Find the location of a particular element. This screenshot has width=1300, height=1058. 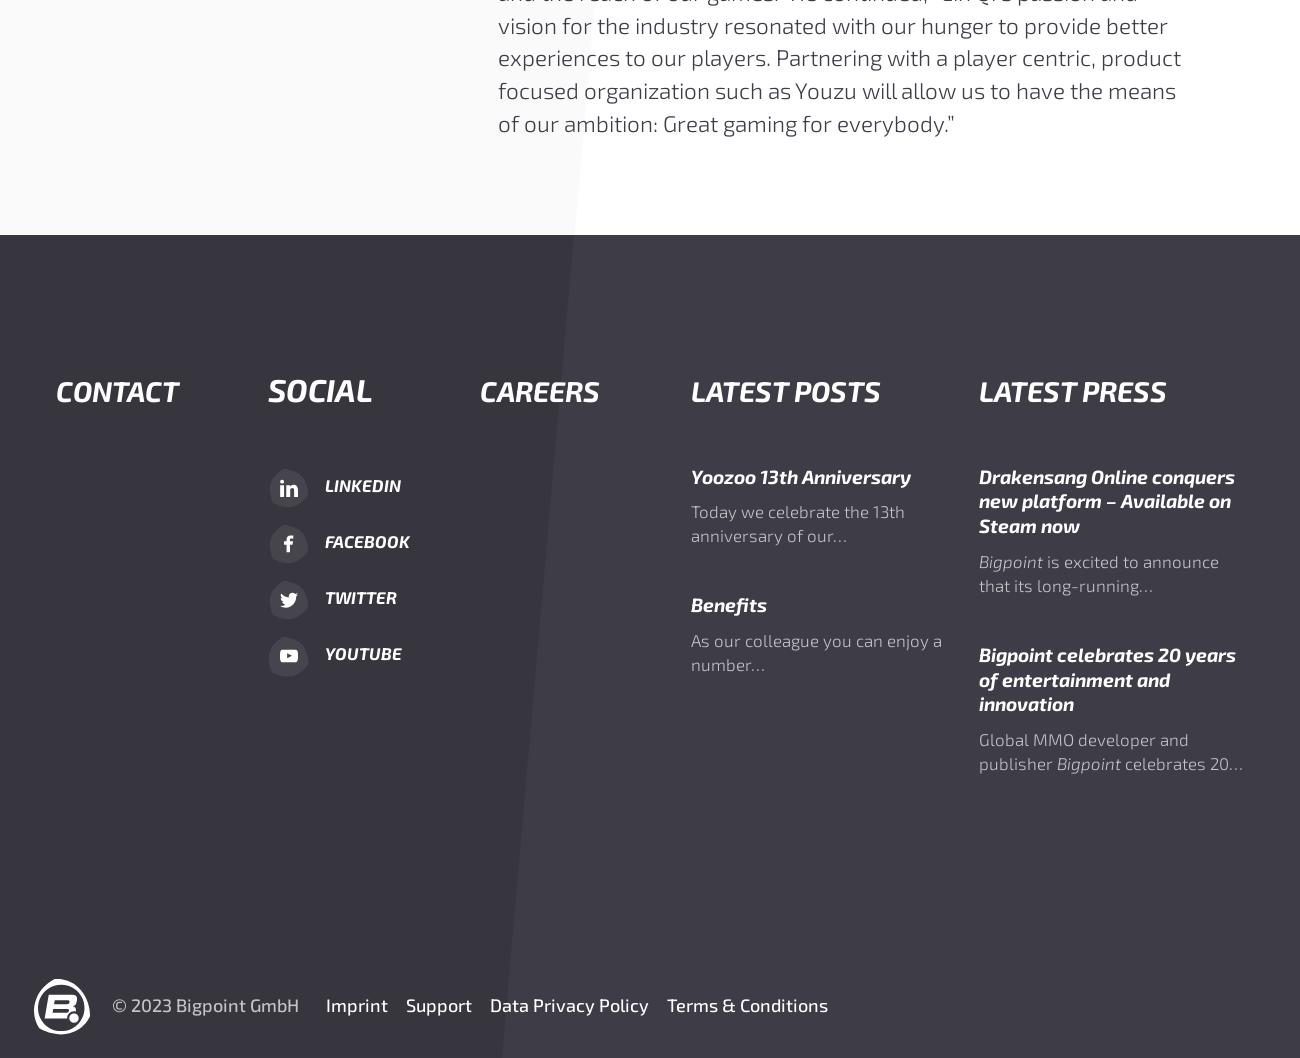

'is excited to announce that its long-running…' is located at coordinates (1096, 572).